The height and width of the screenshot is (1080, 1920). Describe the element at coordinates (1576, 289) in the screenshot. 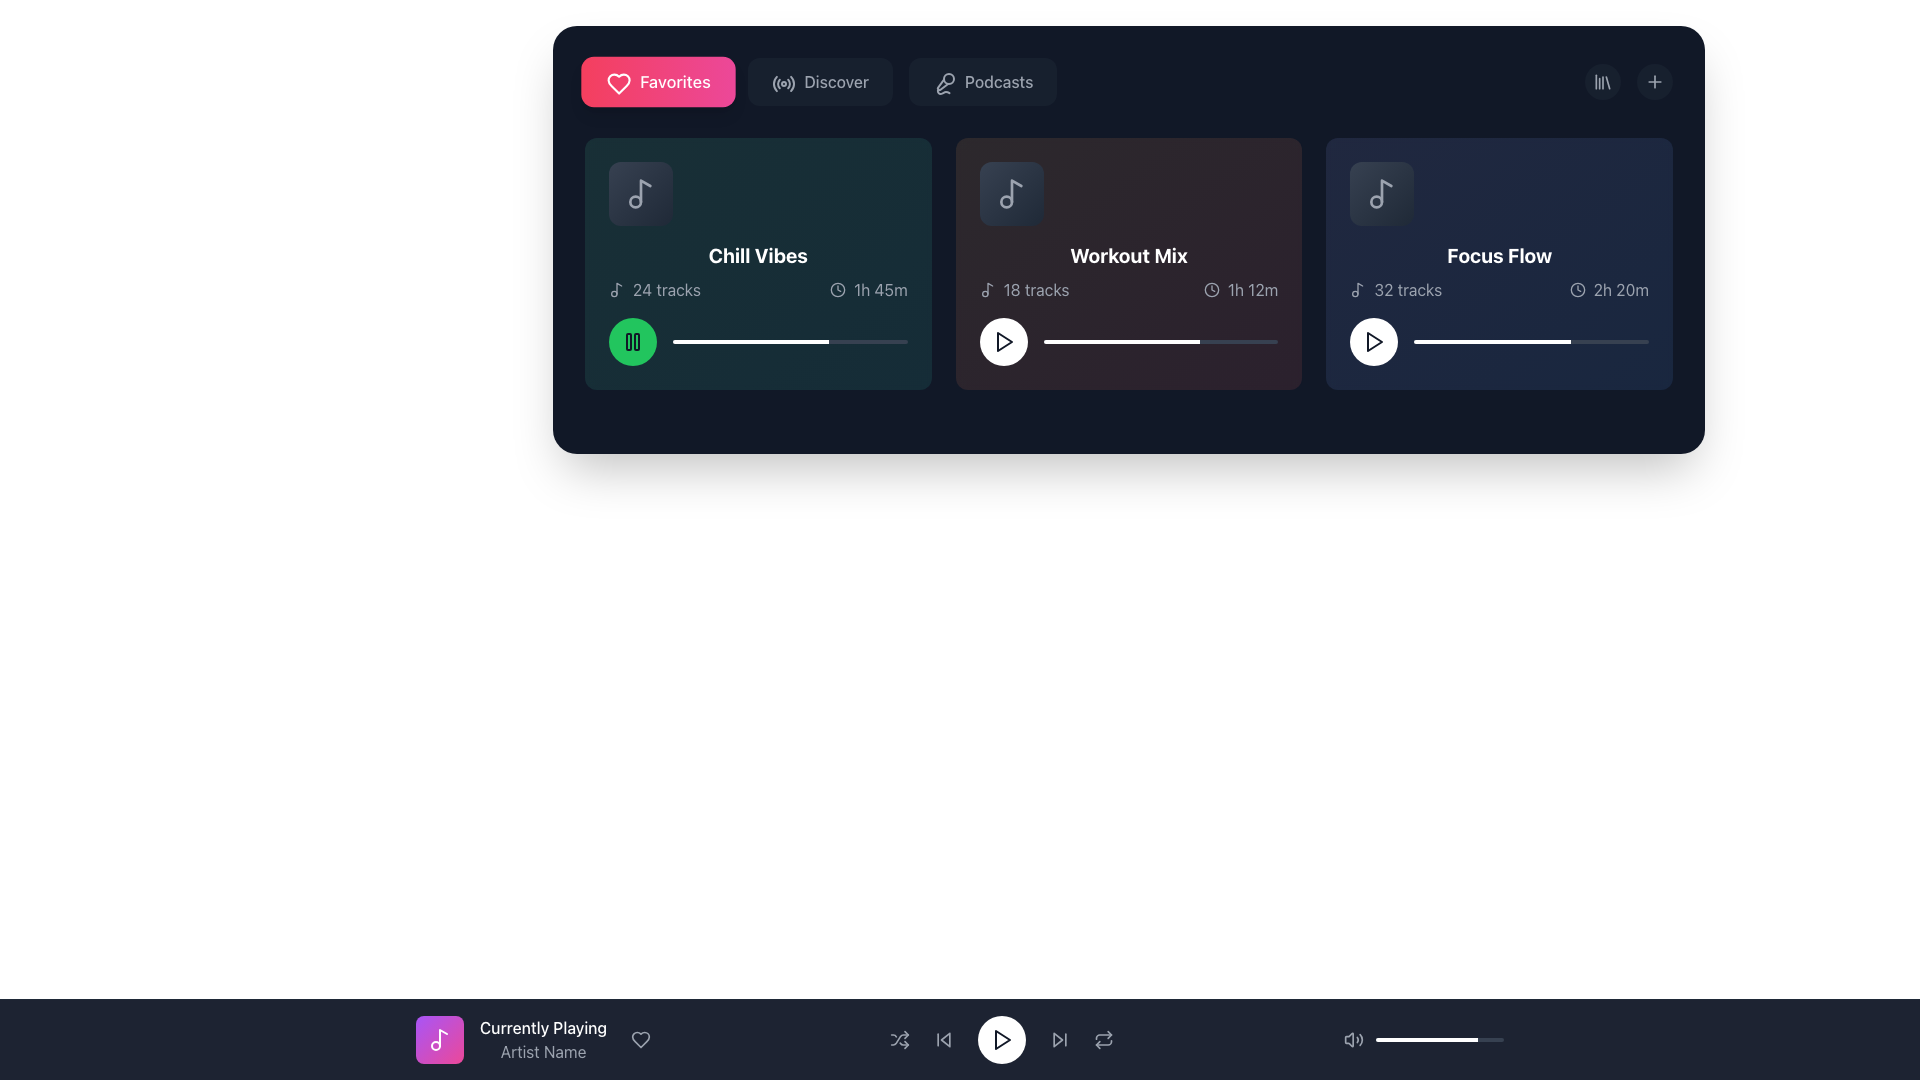

I see `the Clock icon, which is a circular icon with a clock design, located next to the text '2h 20m' in the 'Focus Flow' playlist card` at that location.